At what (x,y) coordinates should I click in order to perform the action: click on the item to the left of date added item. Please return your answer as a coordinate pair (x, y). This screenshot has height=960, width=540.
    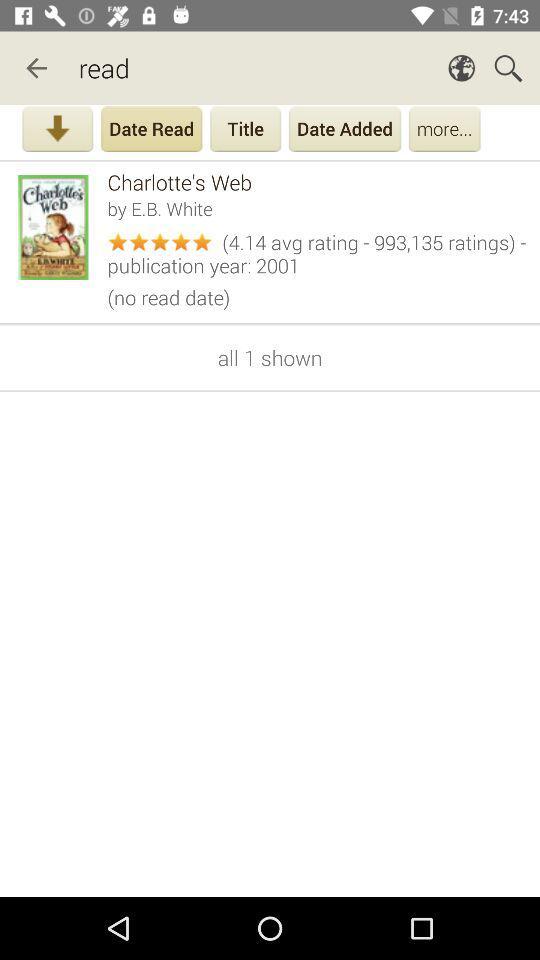
    Looking at the image, I should click on (245, 130).